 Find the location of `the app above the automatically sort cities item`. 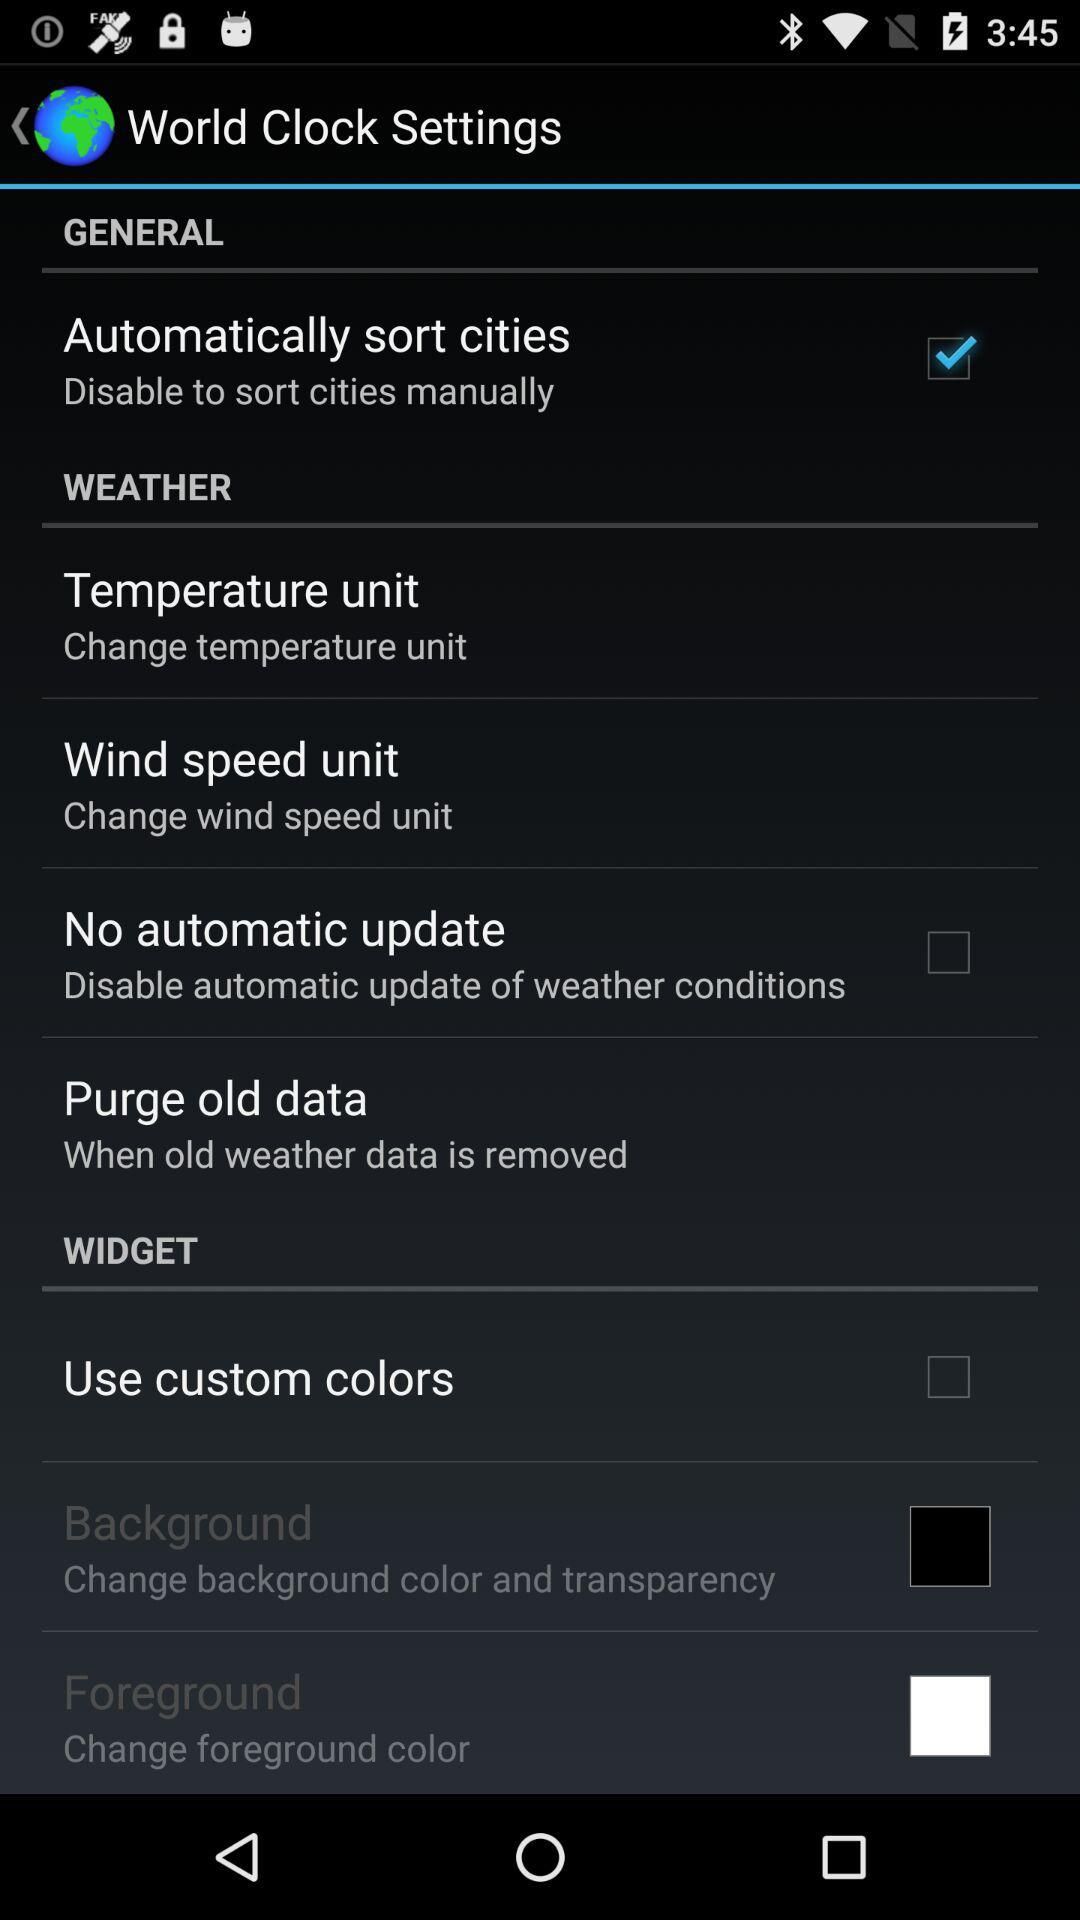

the app above the automatically sort cities item is located at coordinates (540, 230).